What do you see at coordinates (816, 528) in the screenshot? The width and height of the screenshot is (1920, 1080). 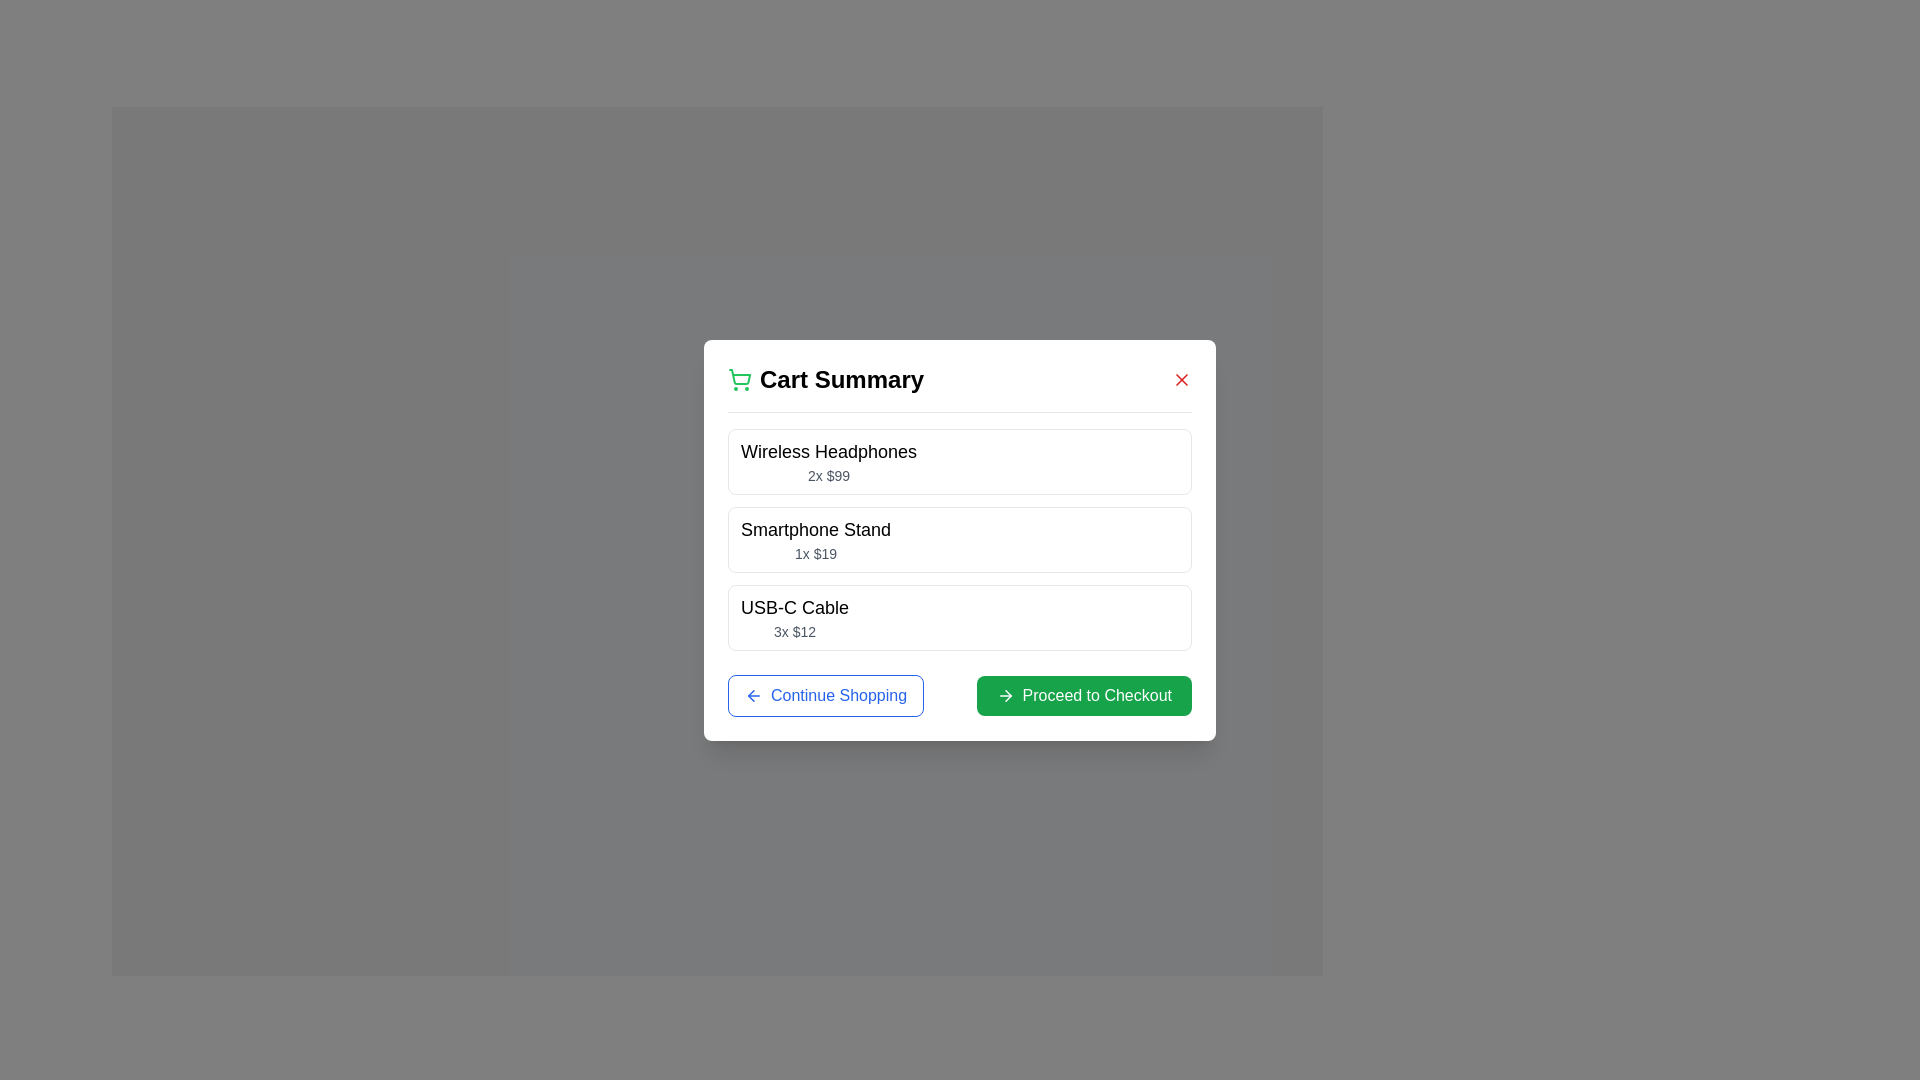 I see `the Text Label displaying the name of the selected item in the cart, which is centrally aligned and positioned between 'Wireless Headphones' and 'USB-C Cable'` at bounding box center [816, 528].